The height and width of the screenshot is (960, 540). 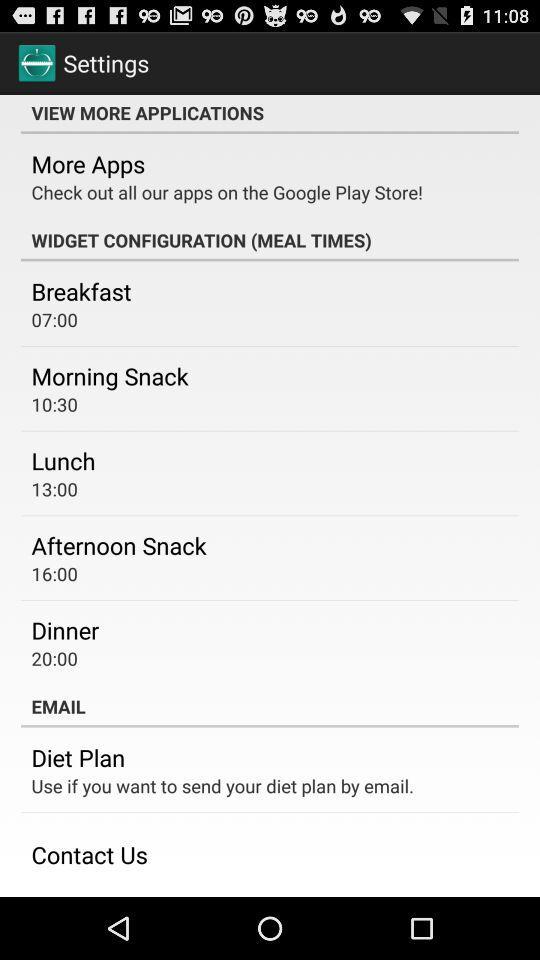 What do you see at coordinates (270, 240) in the screenshot?
I see `the widget configuration meal` at bounding box center [270, 240].